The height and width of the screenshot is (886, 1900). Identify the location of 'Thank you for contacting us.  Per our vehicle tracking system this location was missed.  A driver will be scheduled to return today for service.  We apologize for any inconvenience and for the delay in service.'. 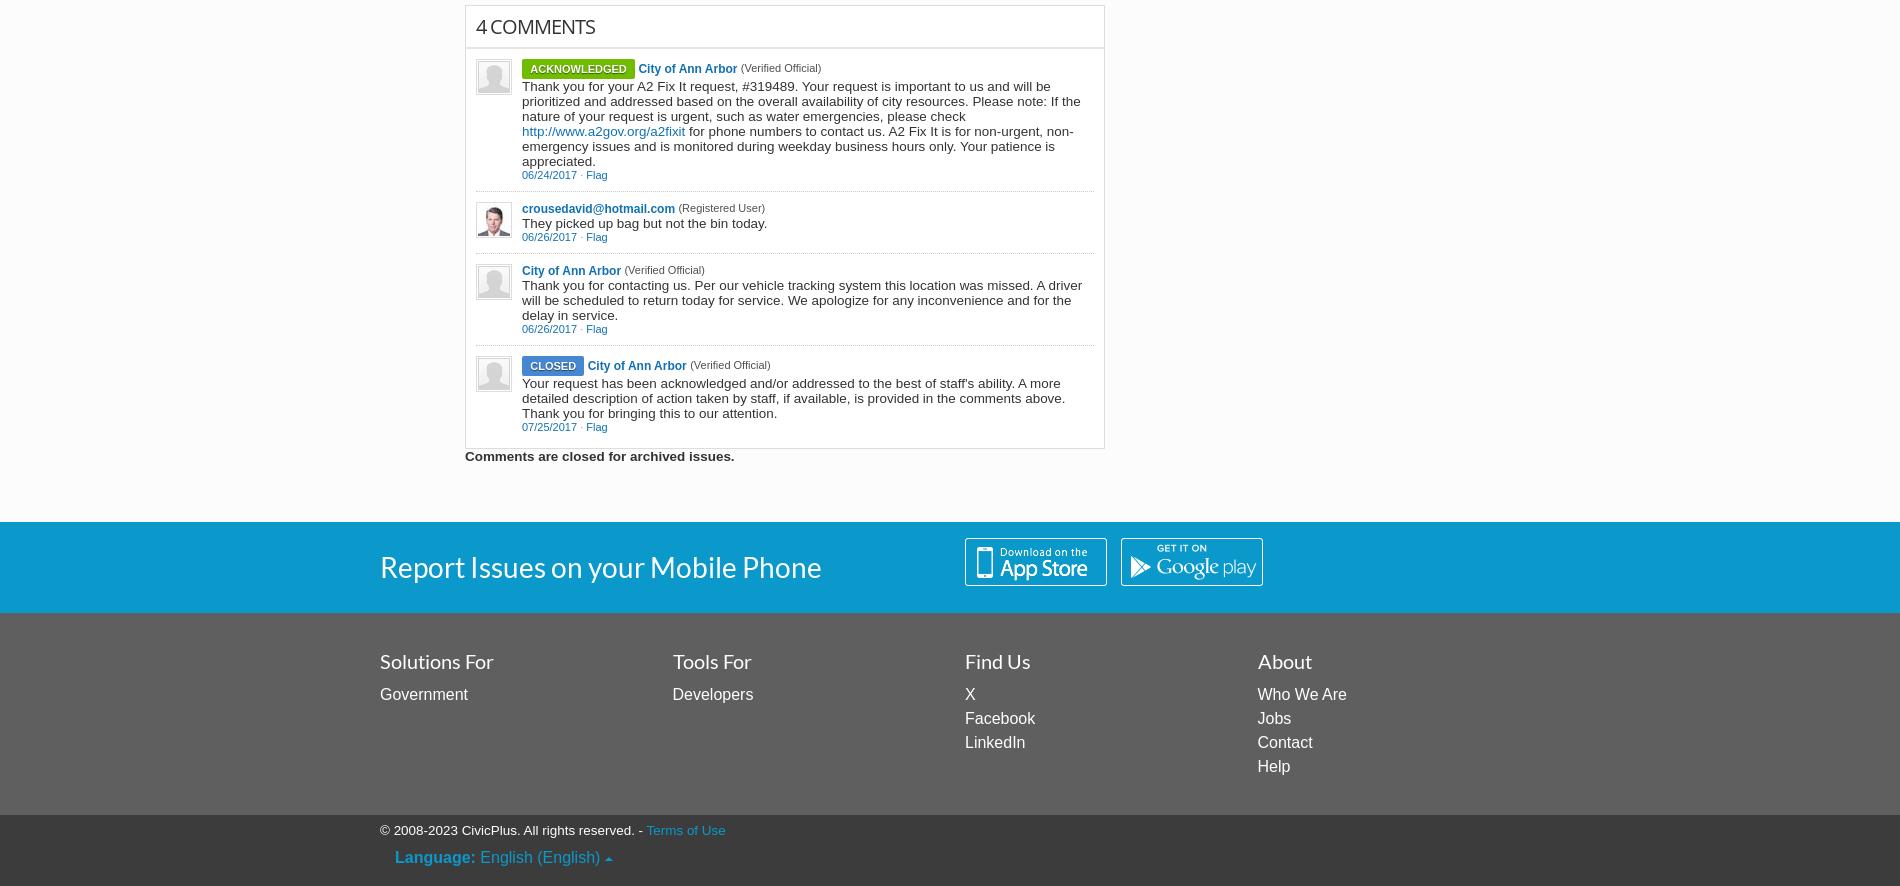
(800, 299).